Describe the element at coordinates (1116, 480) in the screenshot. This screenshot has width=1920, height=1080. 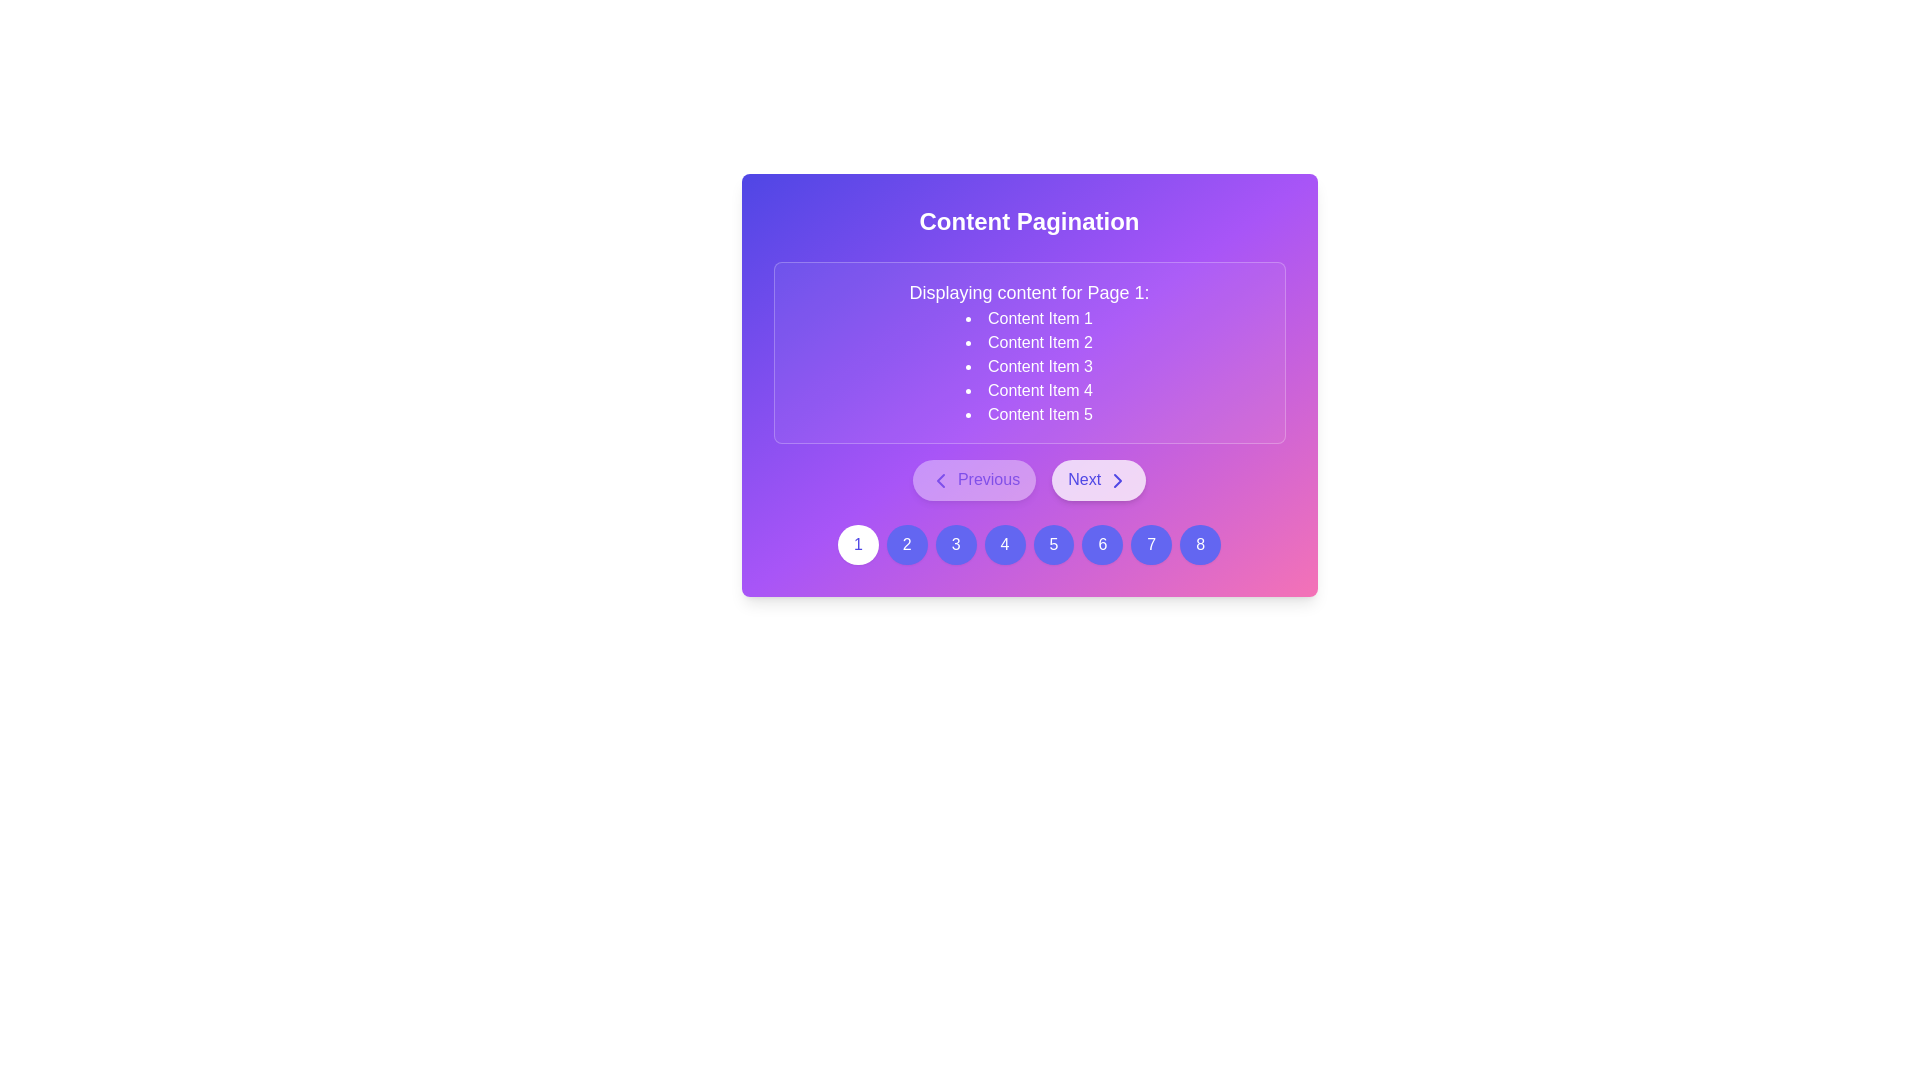
I see `the right-facing arrow icon within the 'Next' button in the pagination controls` at that location.